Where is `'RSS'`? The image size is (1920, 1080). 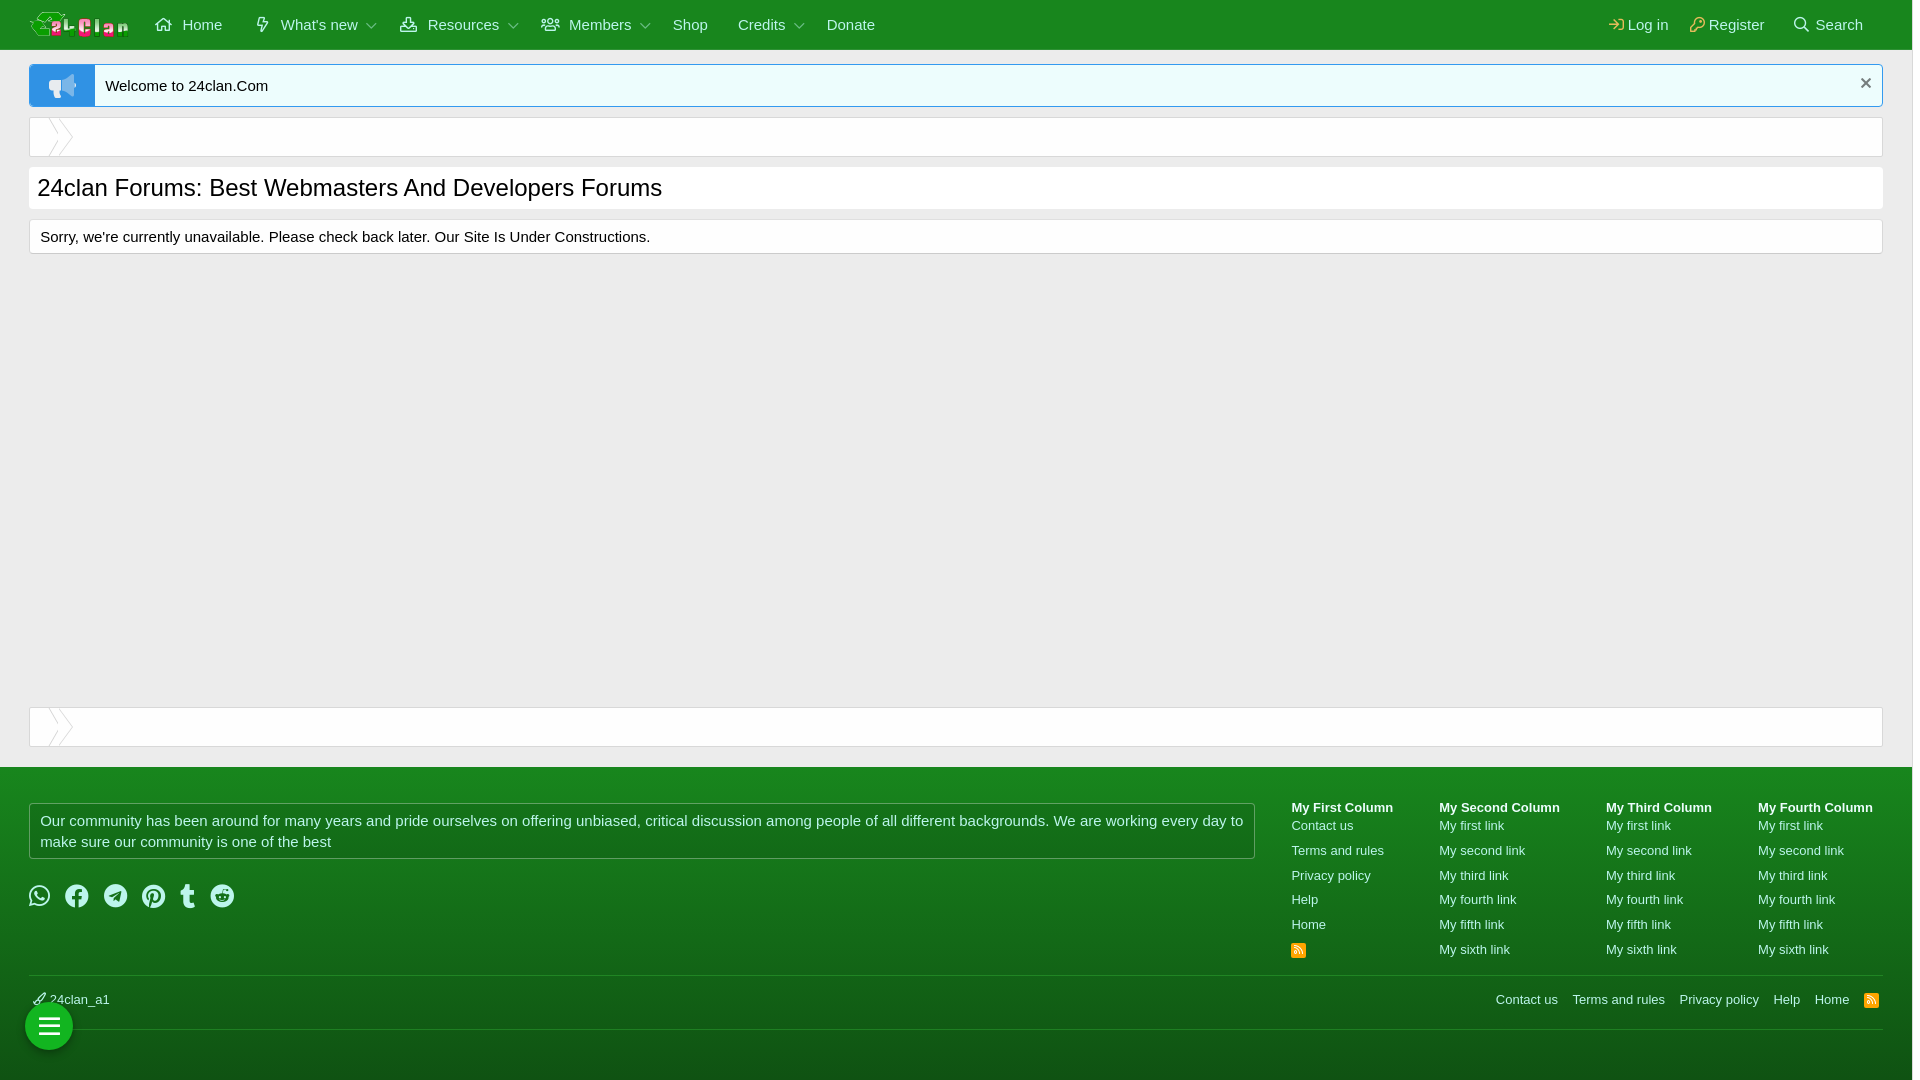
'RSS' is located at coordinates (1870, 999).